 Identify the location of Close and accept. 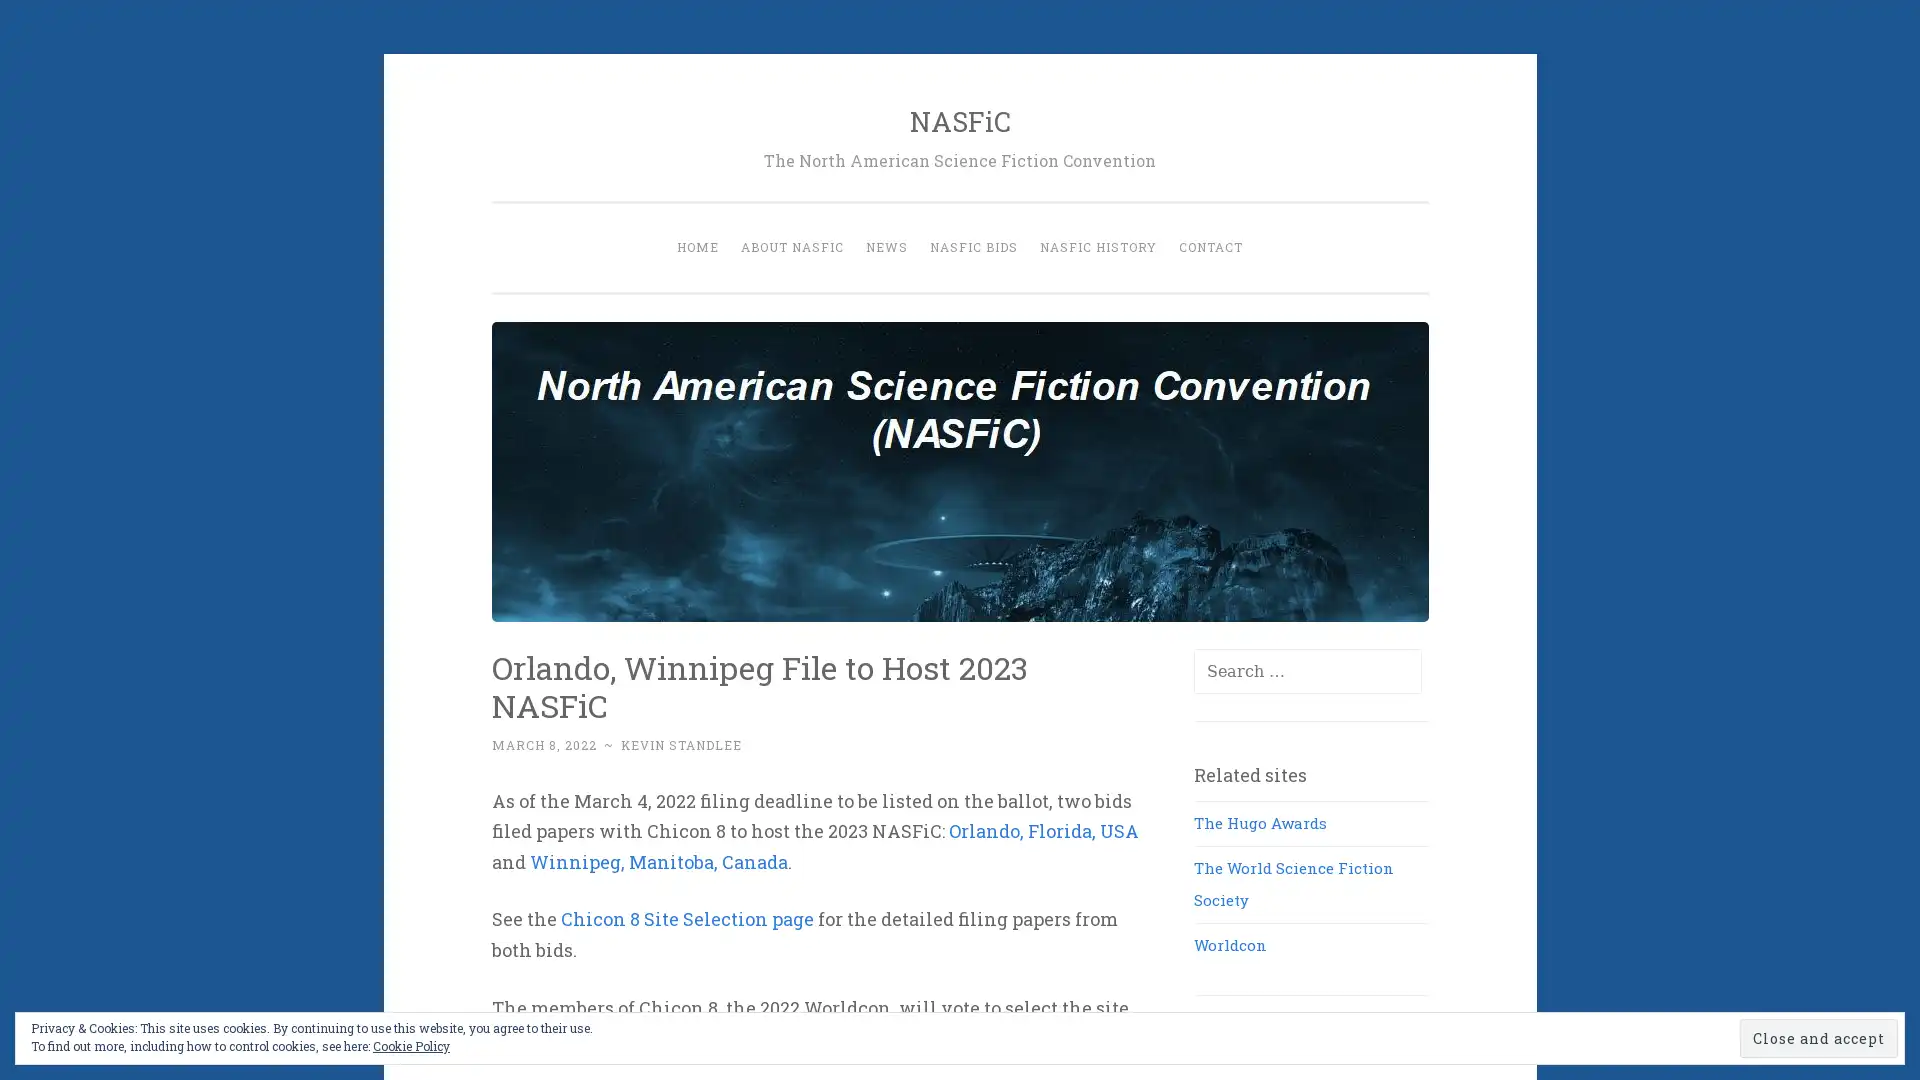
(1819, 1037).